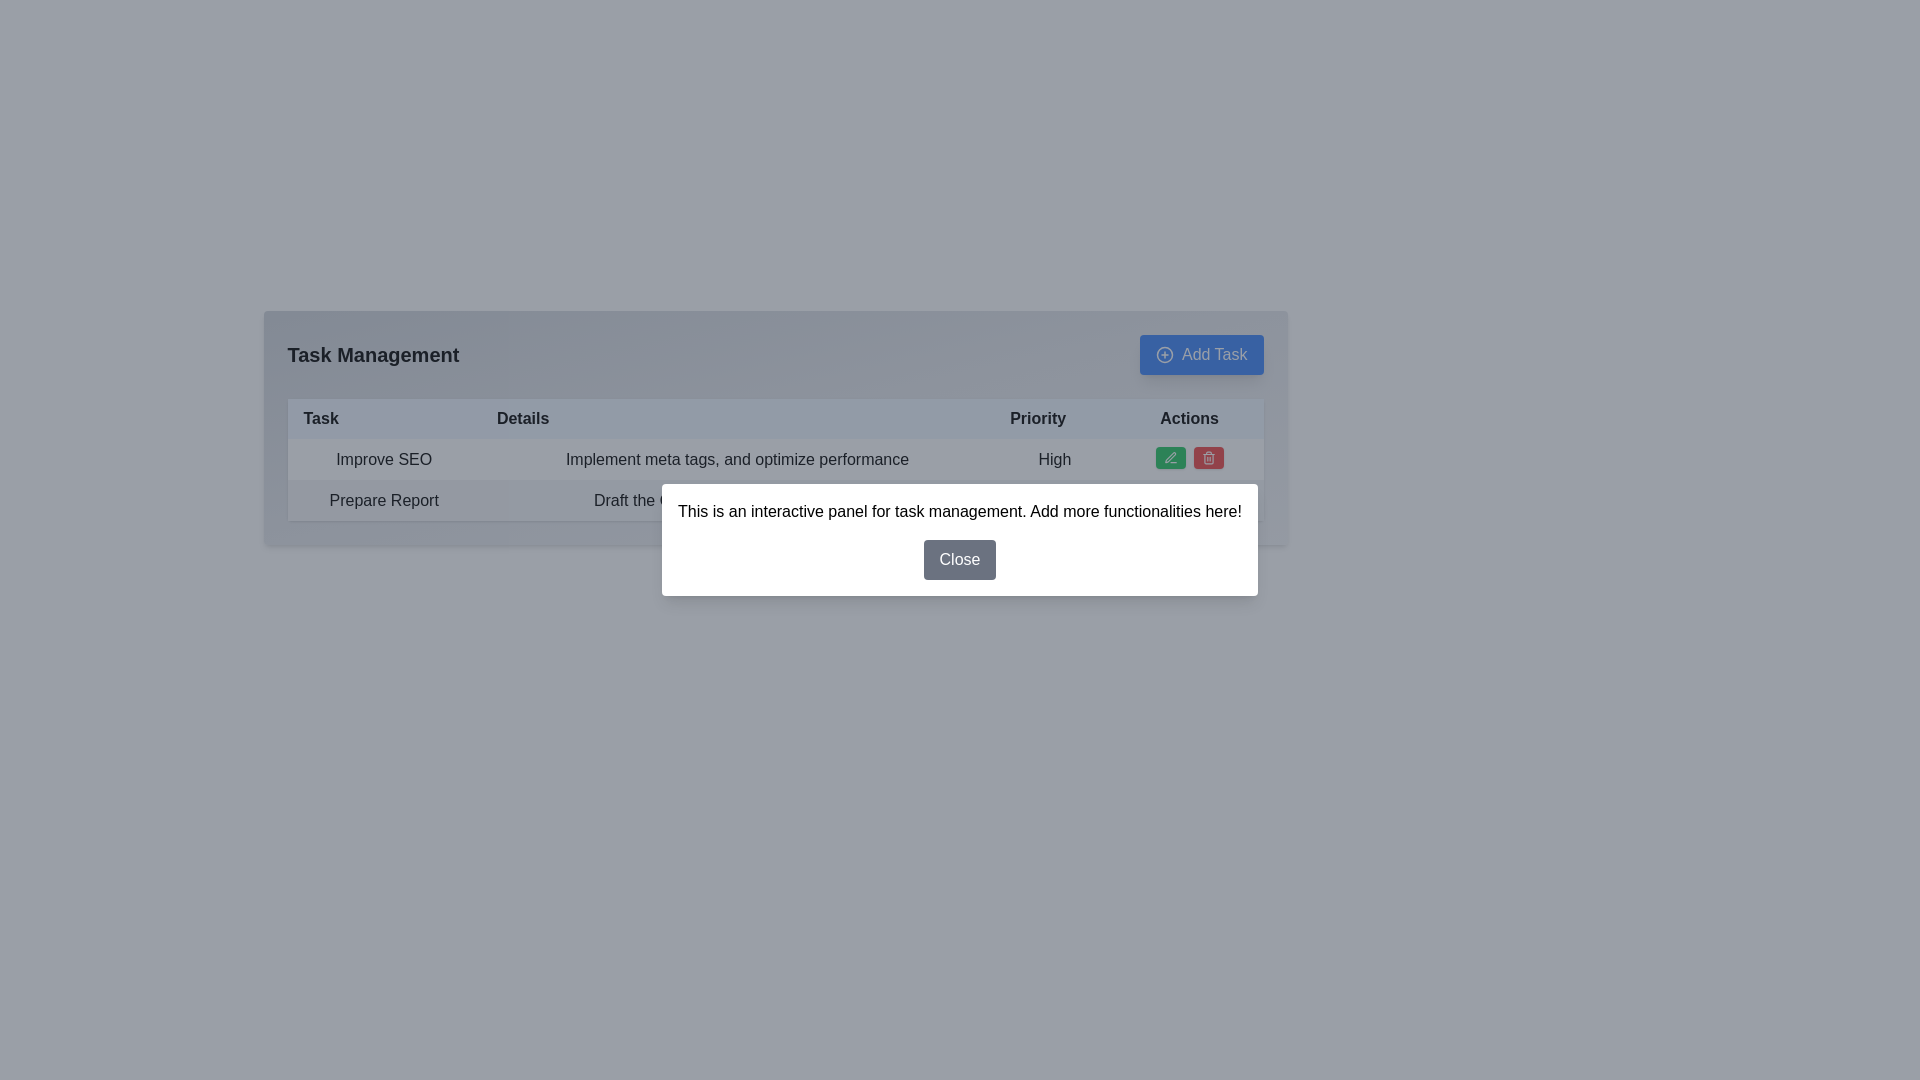  I want to click on the Text display element that shows 'Implement meta tags, and optimize performance', located in the 'Details' column of the table, between 'Improve SEO' and 'High', so click(736, 459).